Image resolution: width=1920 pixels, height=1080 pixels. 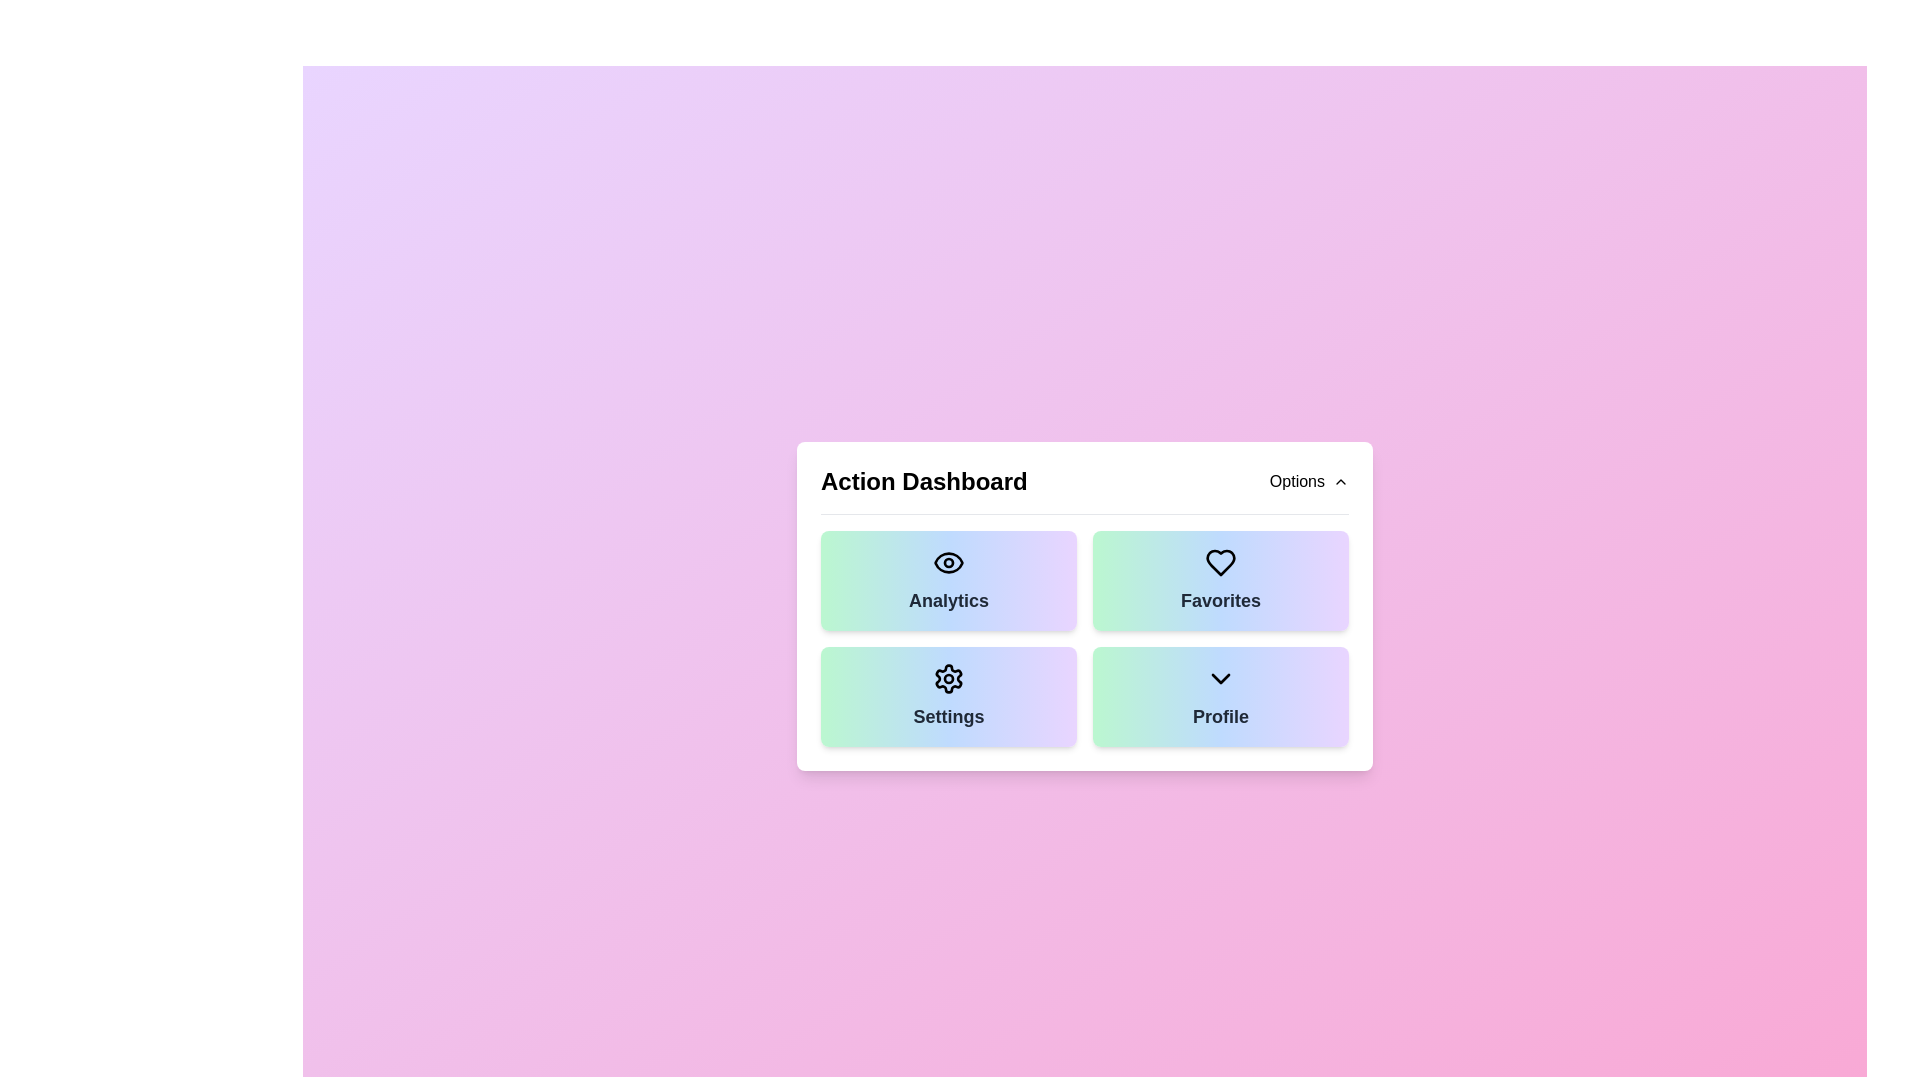 I want to click on the settings button located in the bottom-left of the grid under the 'Action Dashboard' header, so click(x=948, y=695).